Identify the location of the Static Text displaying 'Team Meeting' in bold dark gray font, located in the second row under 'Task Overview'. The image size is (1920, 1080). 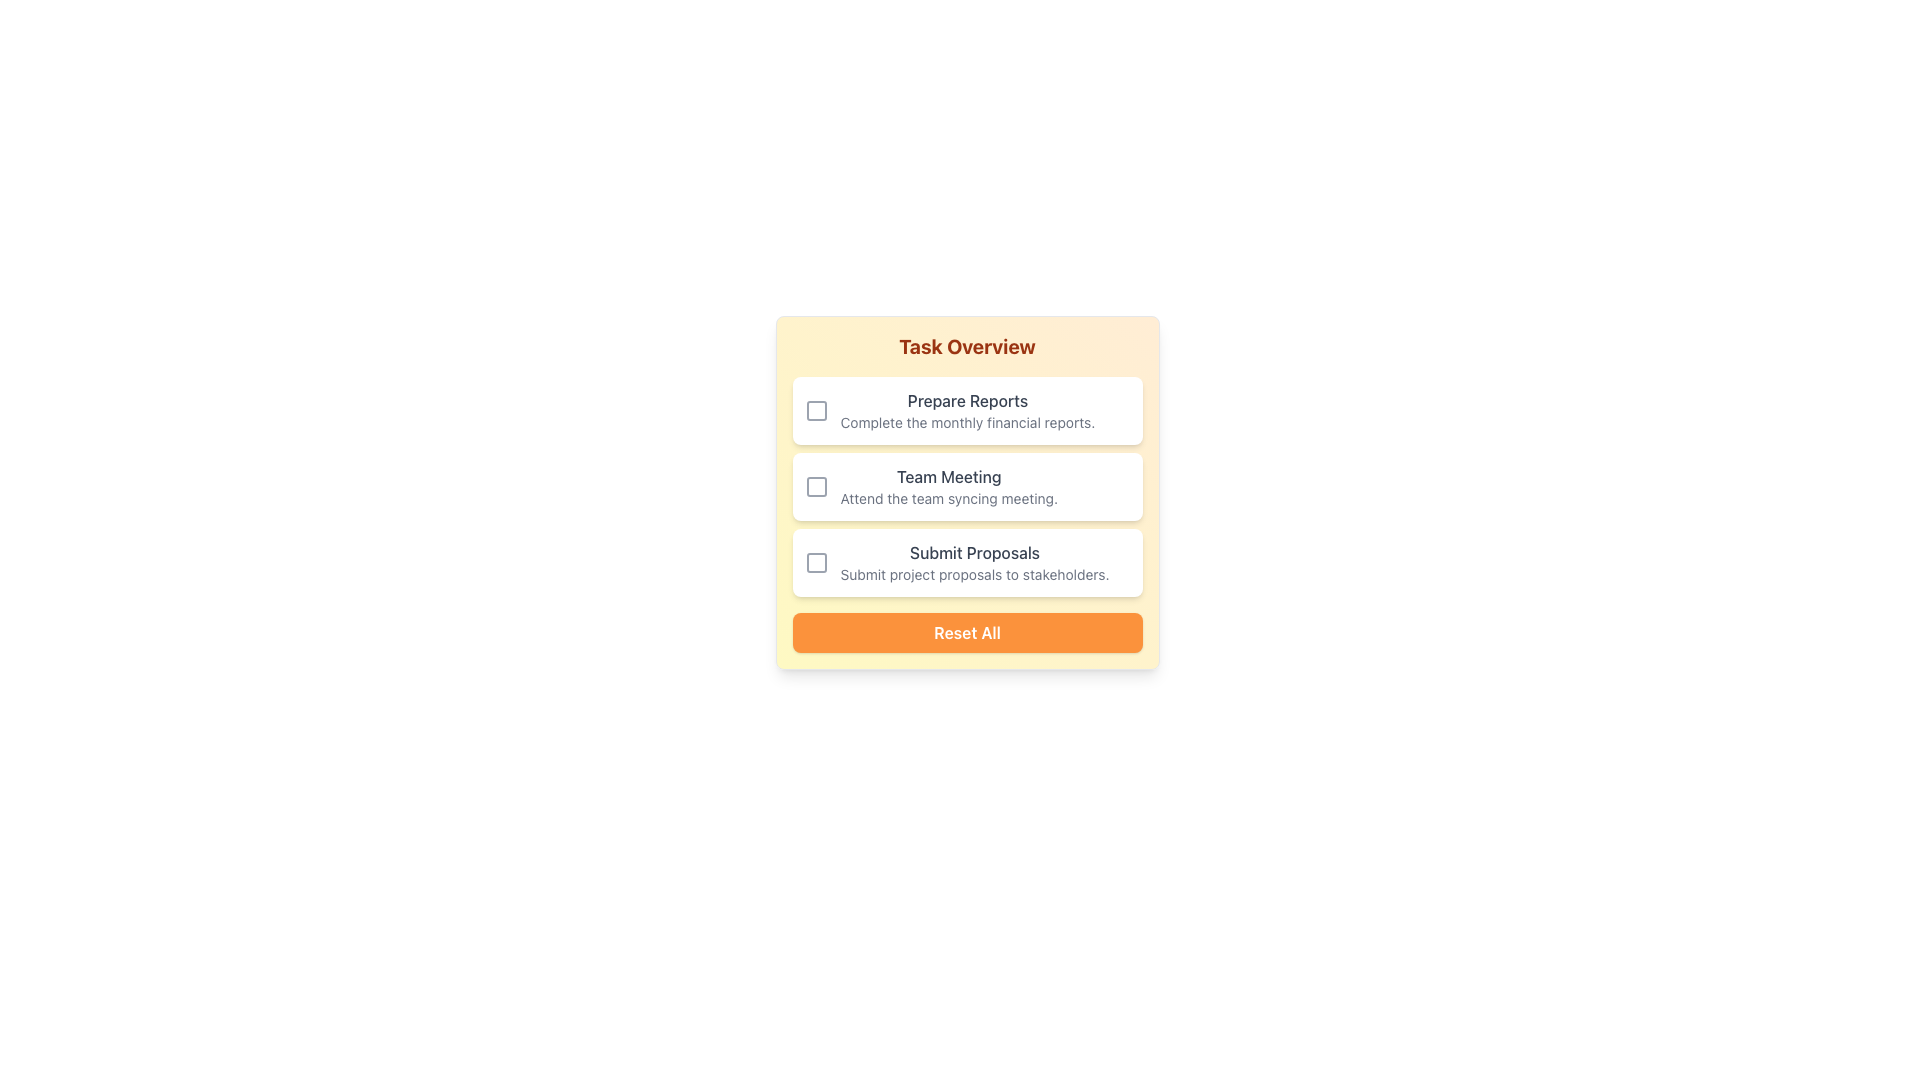
(948, 477).